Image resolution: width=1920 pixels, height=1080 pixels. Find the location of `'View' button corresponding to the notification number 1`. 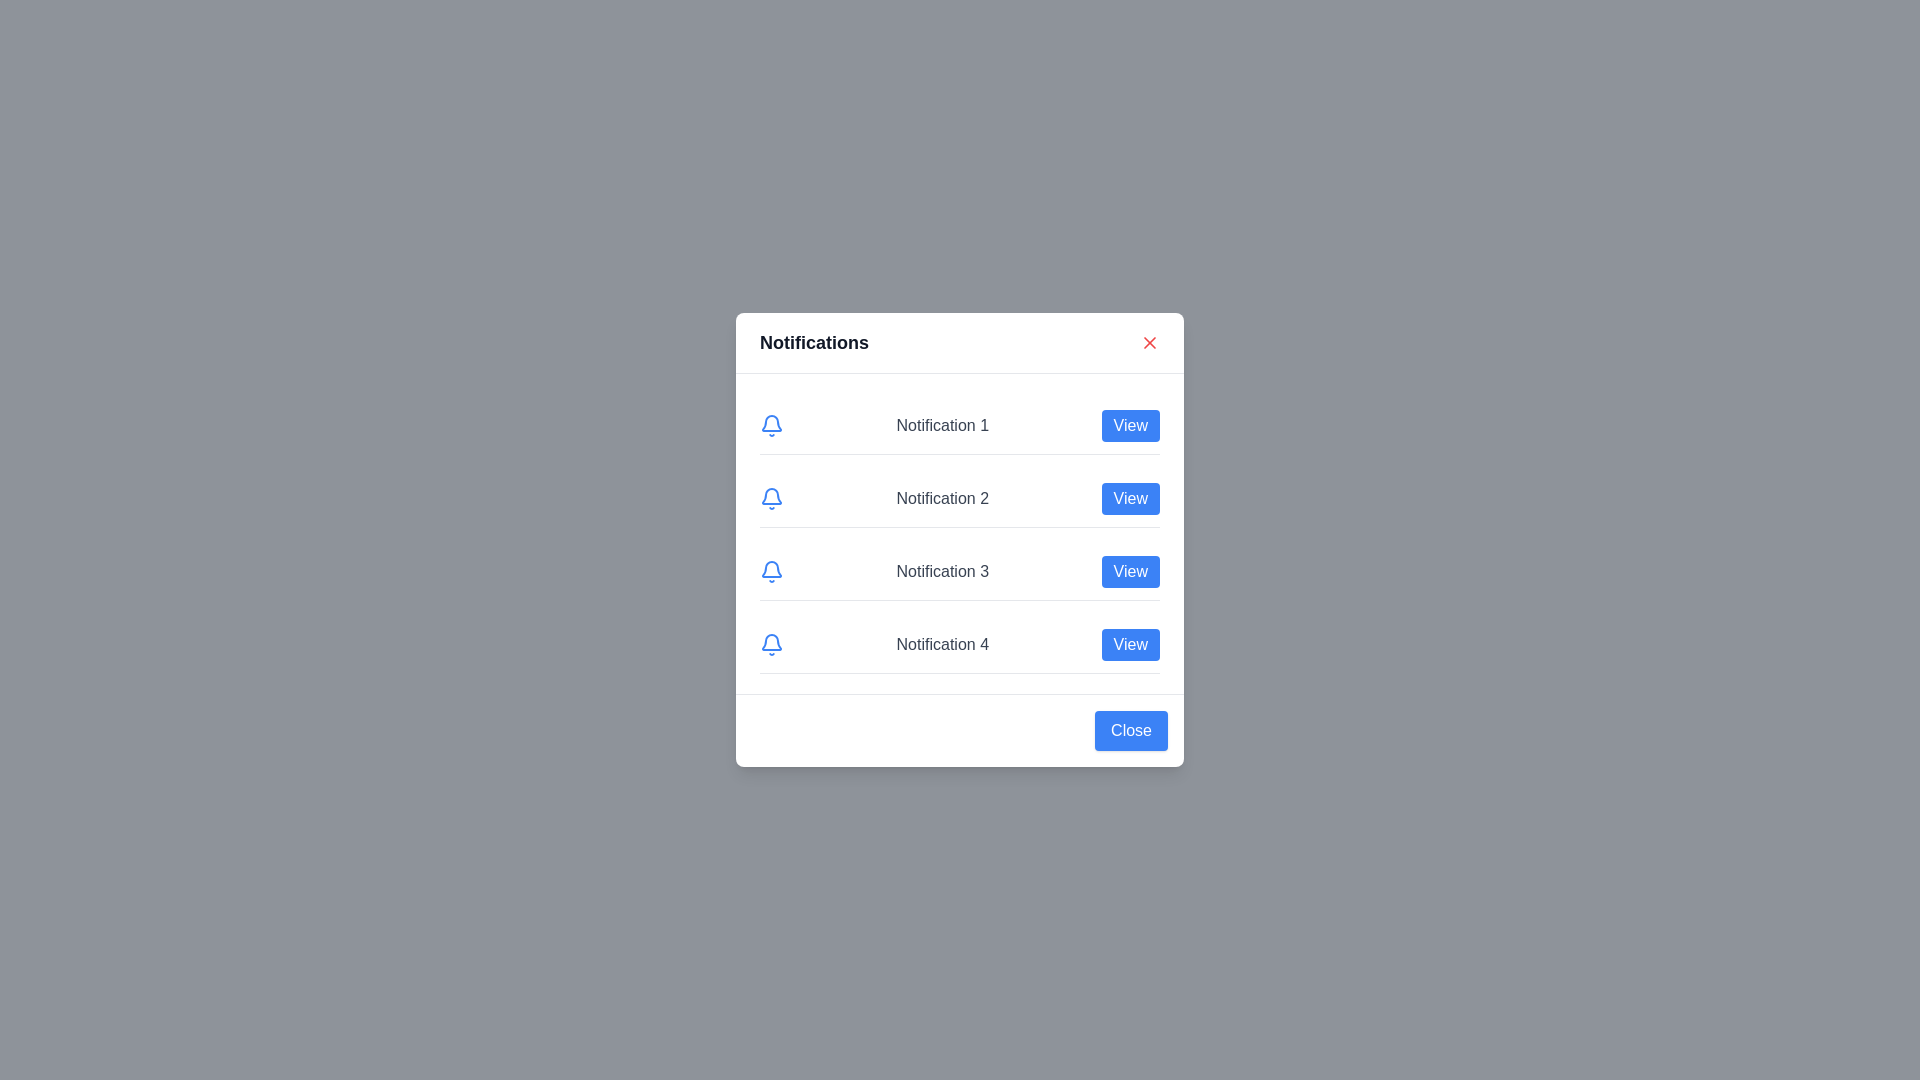

'View' button corresponding to the notification number 1 is located at coordinates (1129, 424).